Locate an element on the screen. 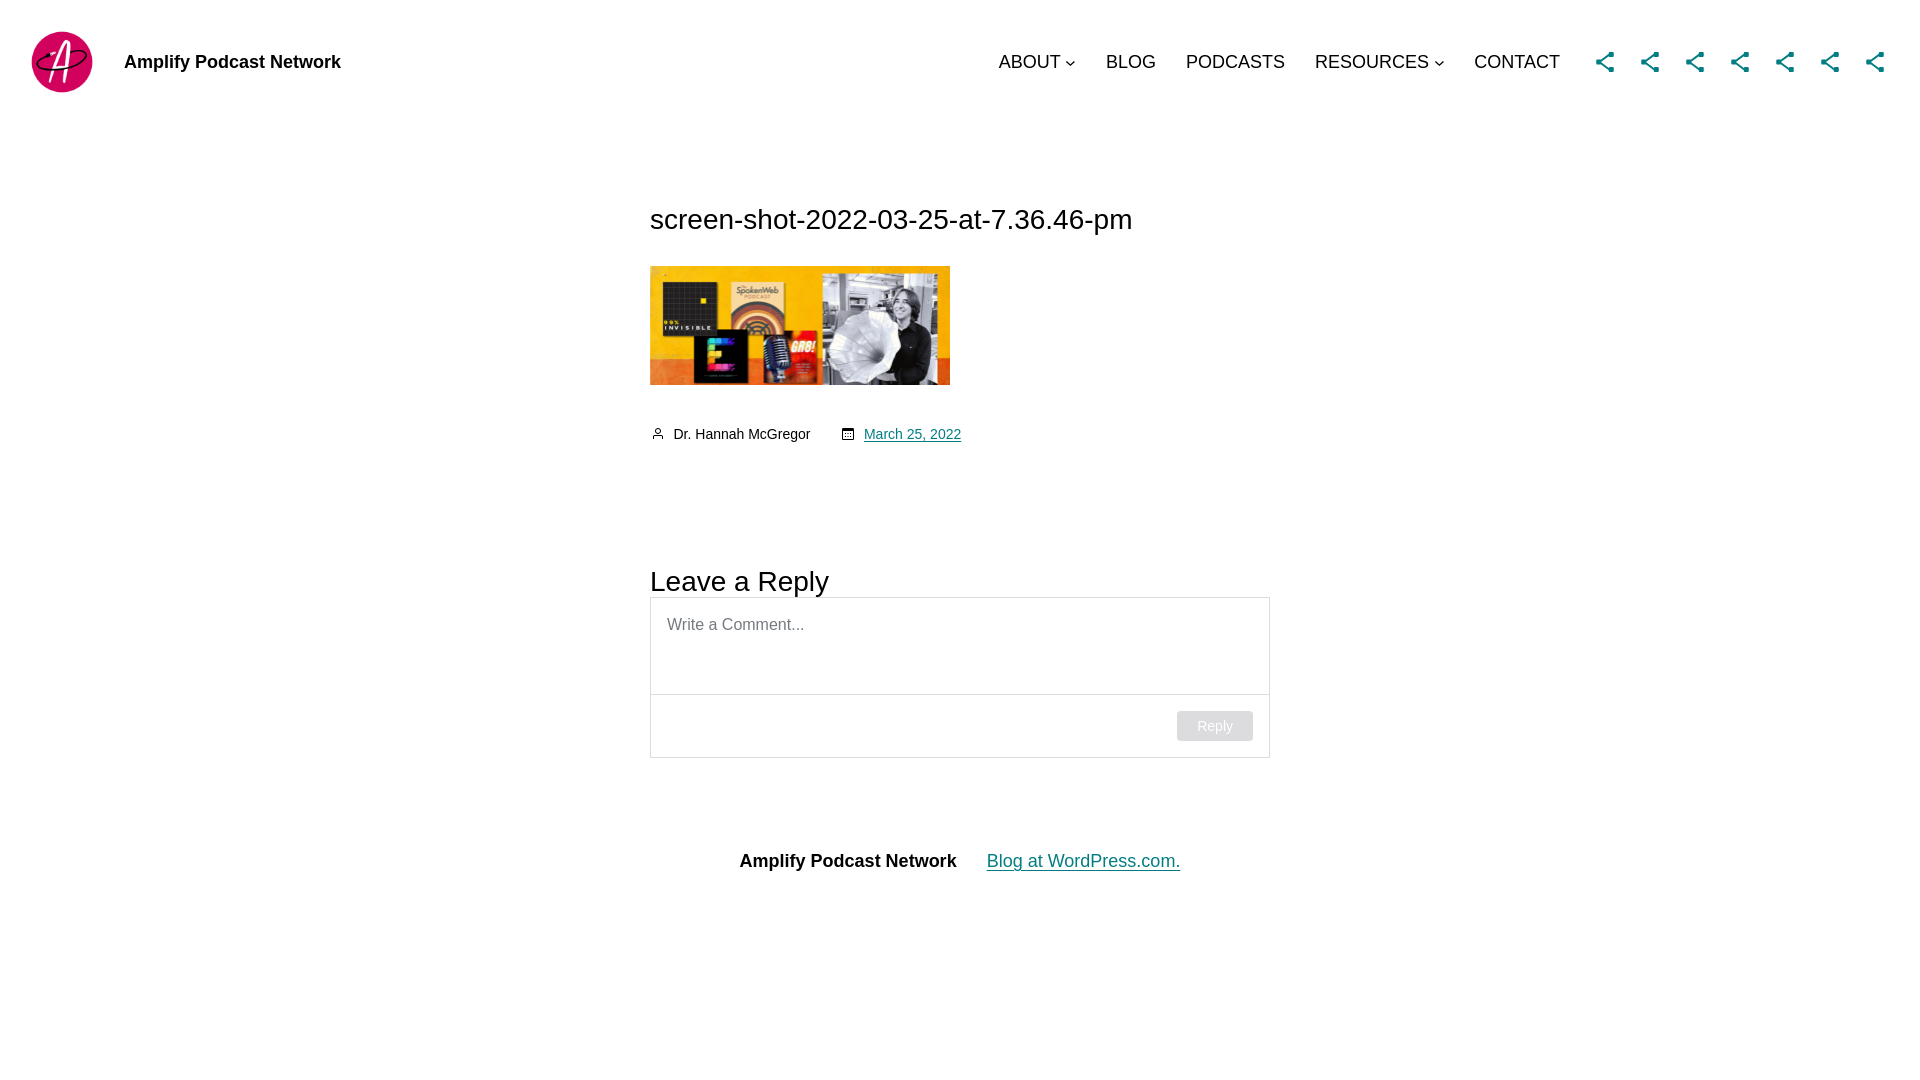 This screenshot has width=1920, height=1080. 'Share Icon' is located at coordinates (1693, 60).